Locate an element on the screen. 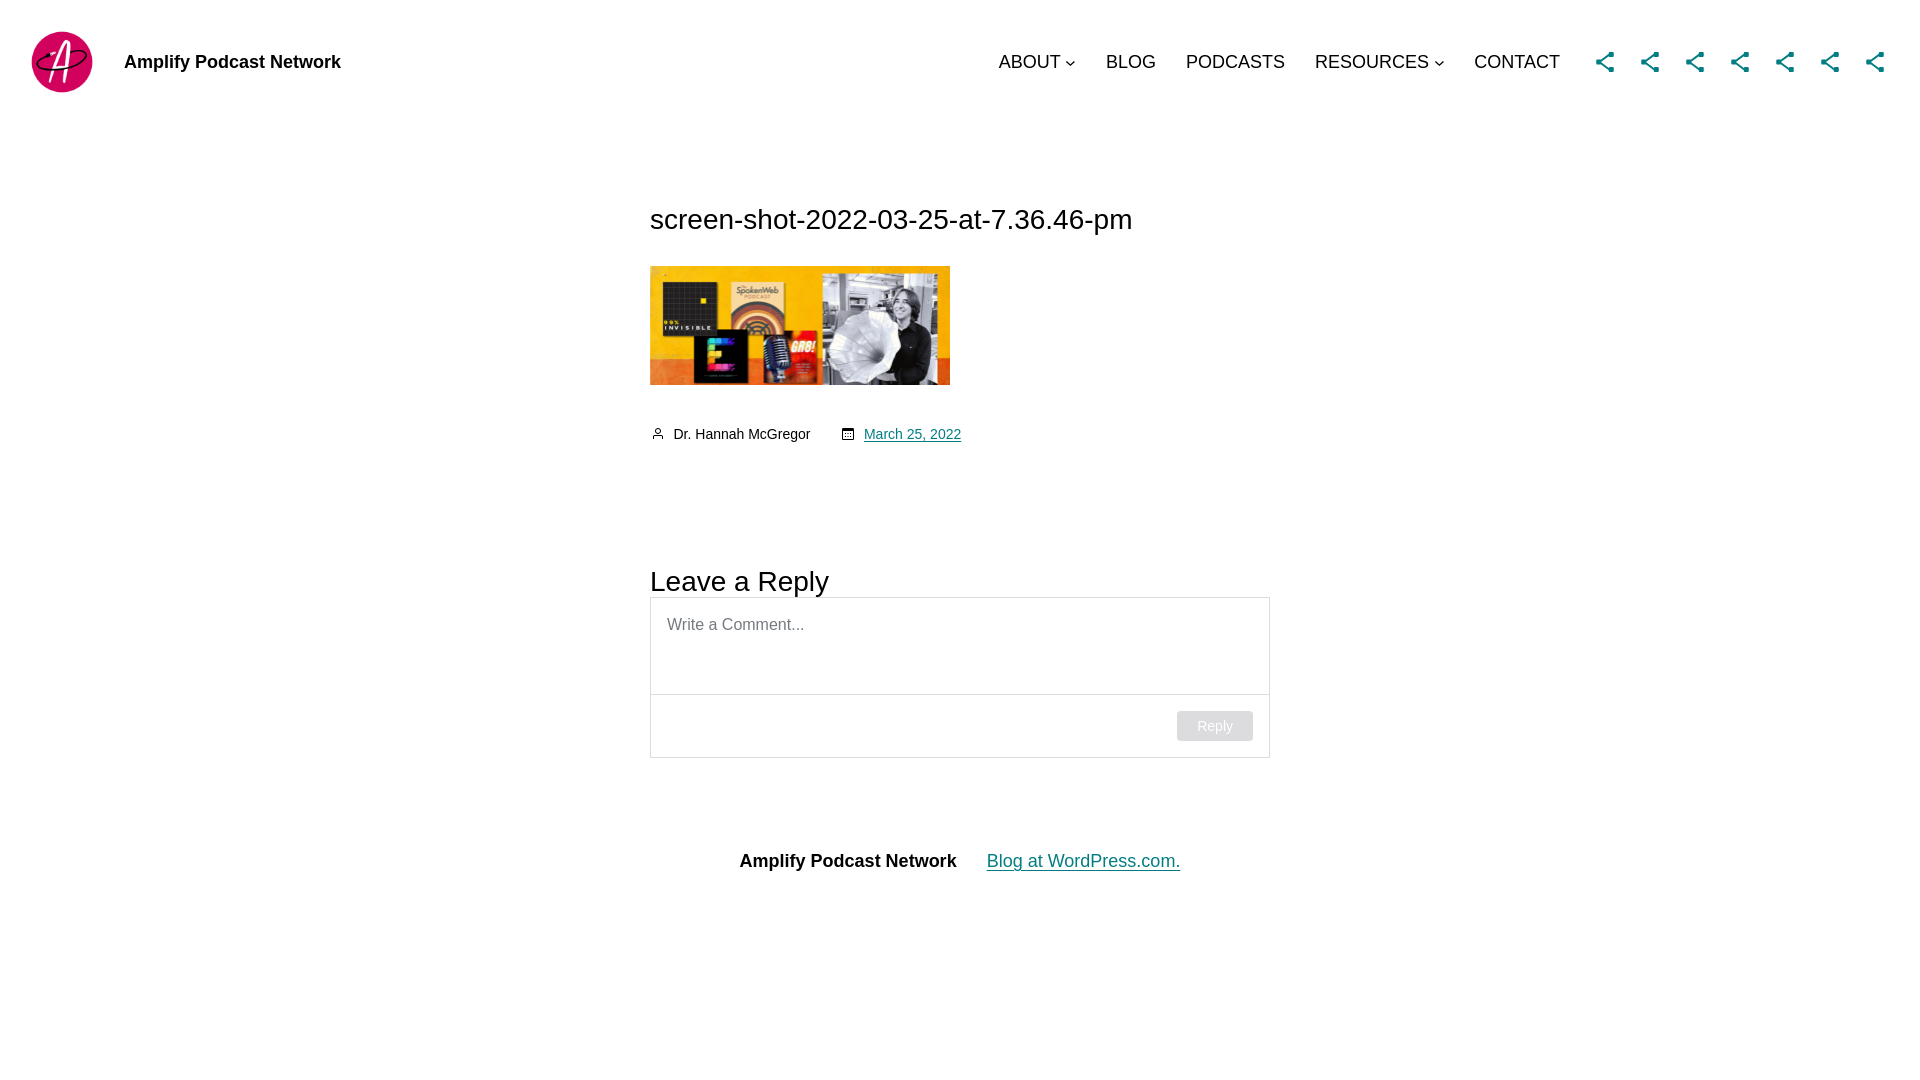 This screenshot has width=1920, height=1080. 'Share Icon' is located at coordinates (1693, 60).